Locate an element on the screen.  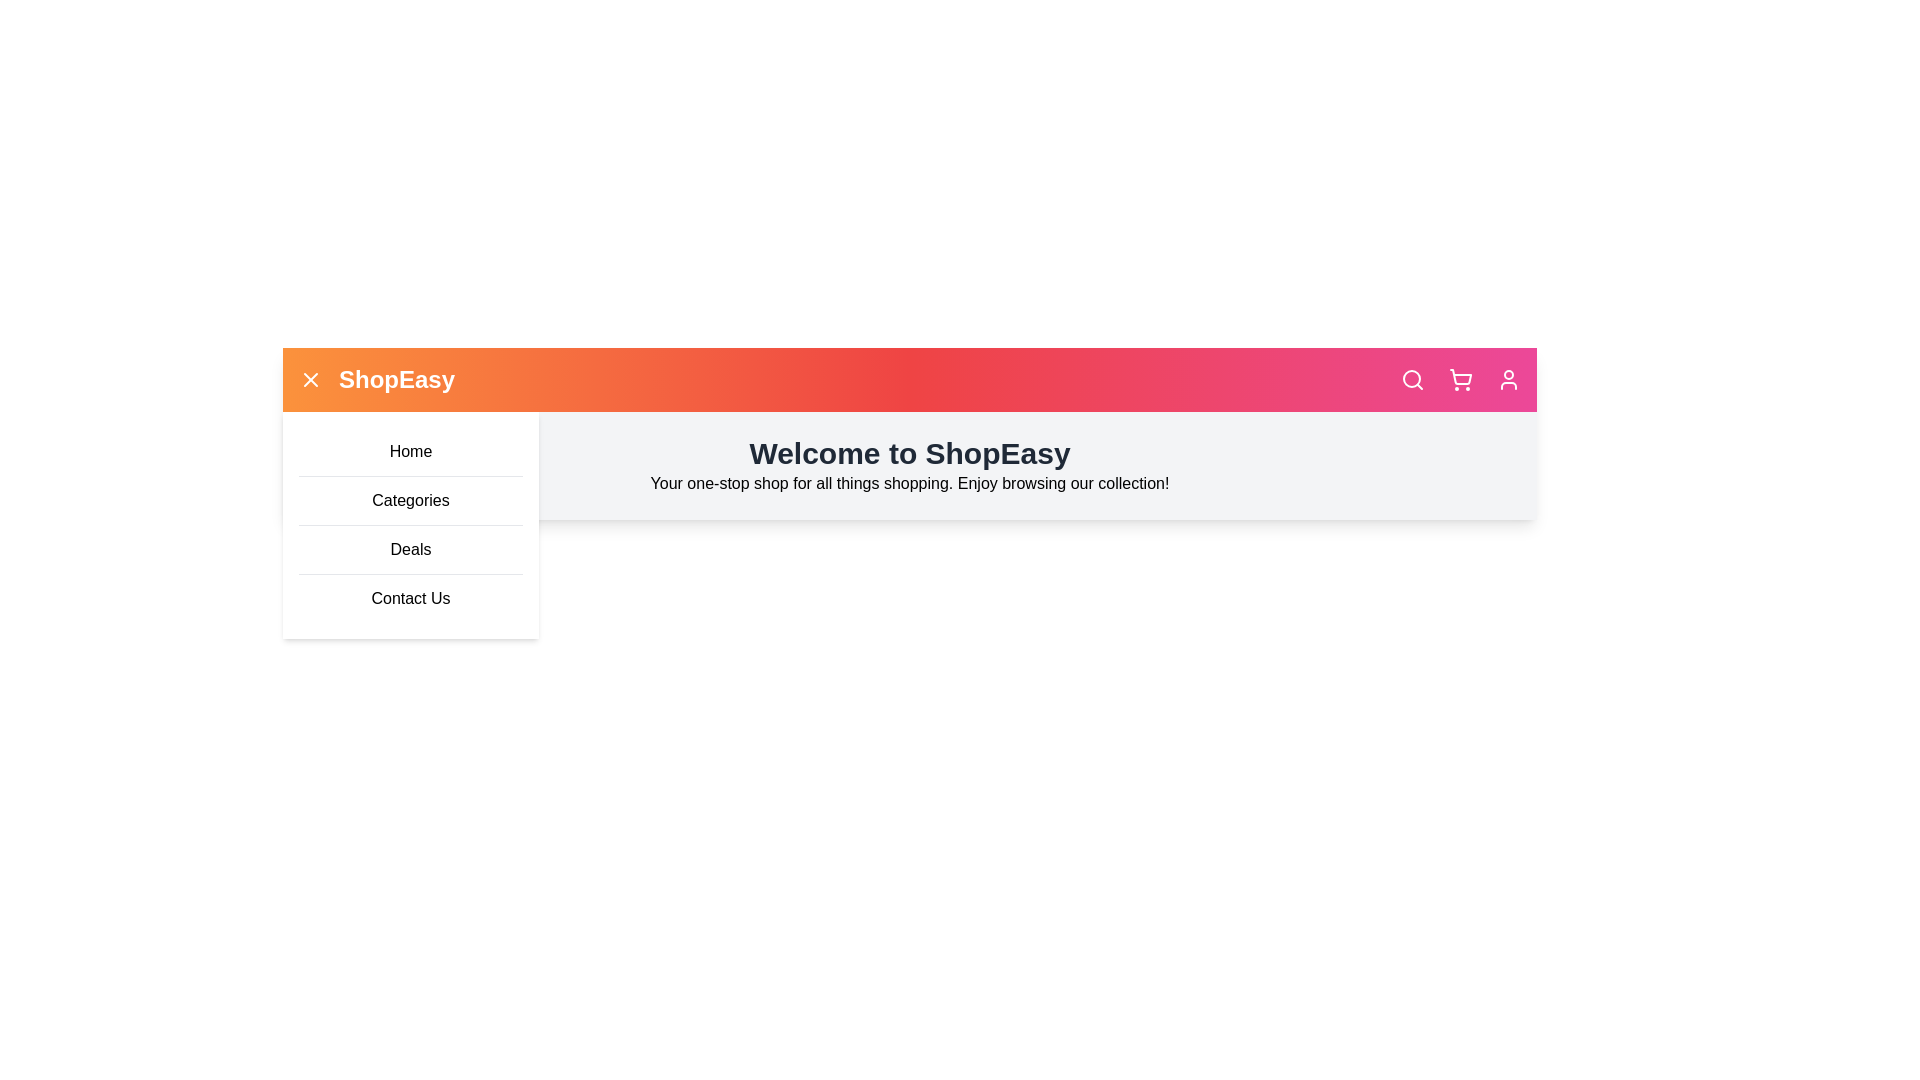
the 'Home' text link, which is styled with black text against a white background, located in the left panel under 'ShopEasy' is located at coordinates (410, 451).